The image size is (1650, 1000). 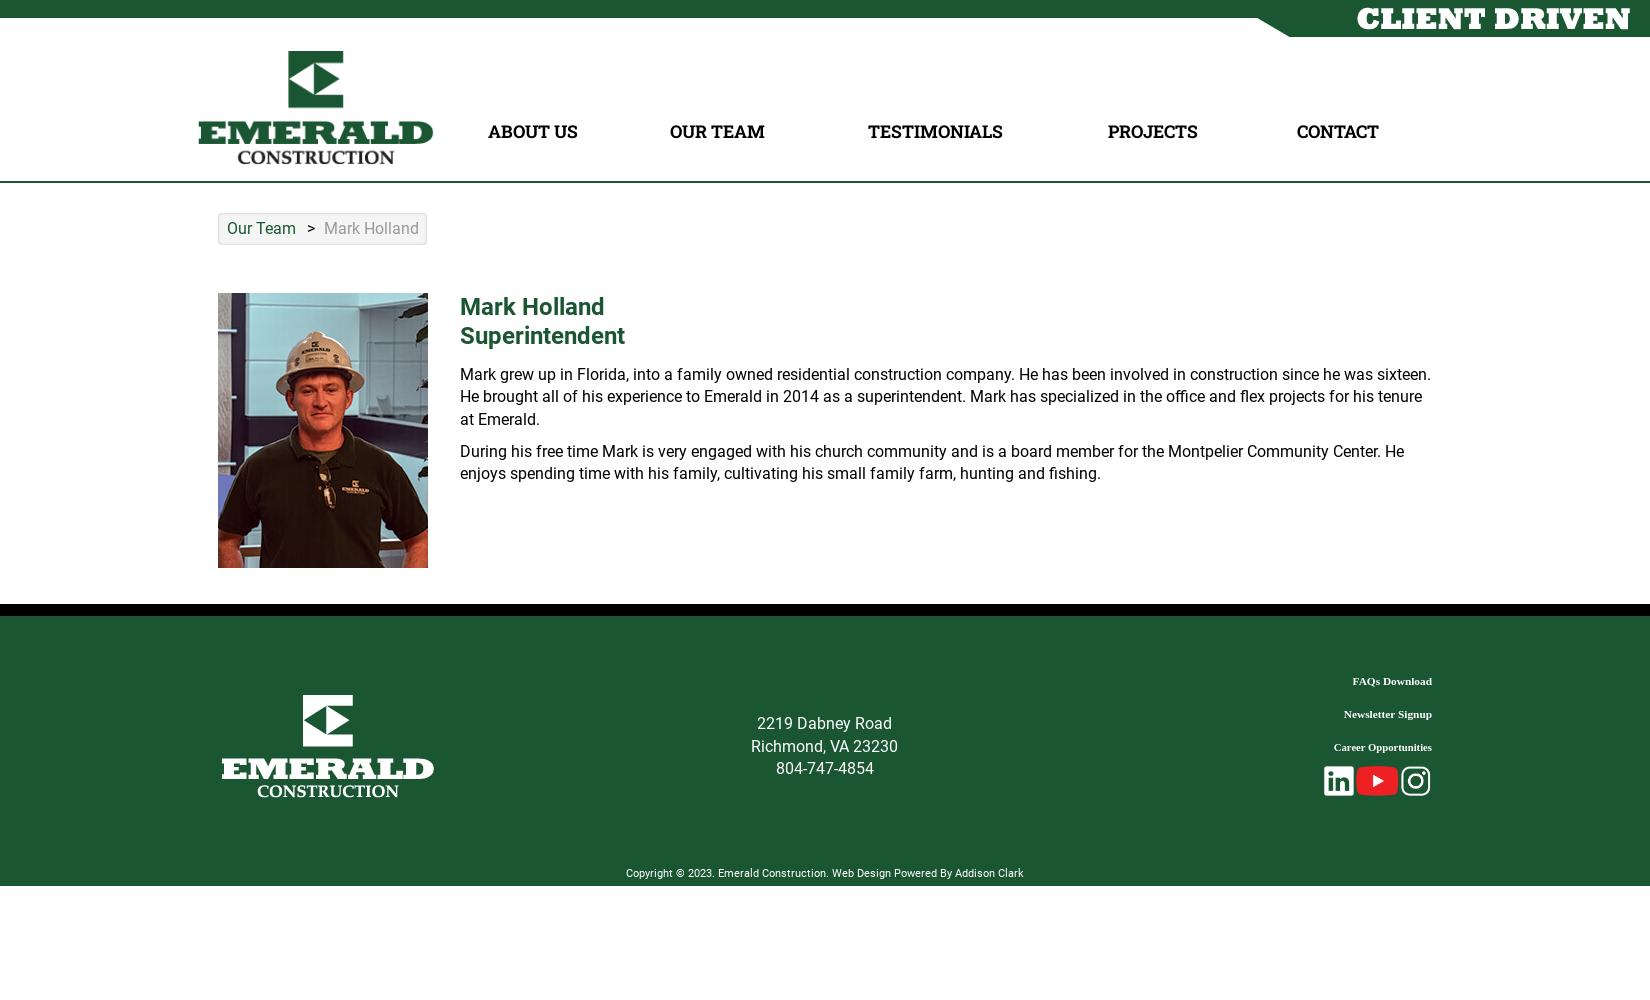 What do you see at coordinates (530, 131) in the screenshot?
I see `'About Us'` at bounding box center [530, 131].